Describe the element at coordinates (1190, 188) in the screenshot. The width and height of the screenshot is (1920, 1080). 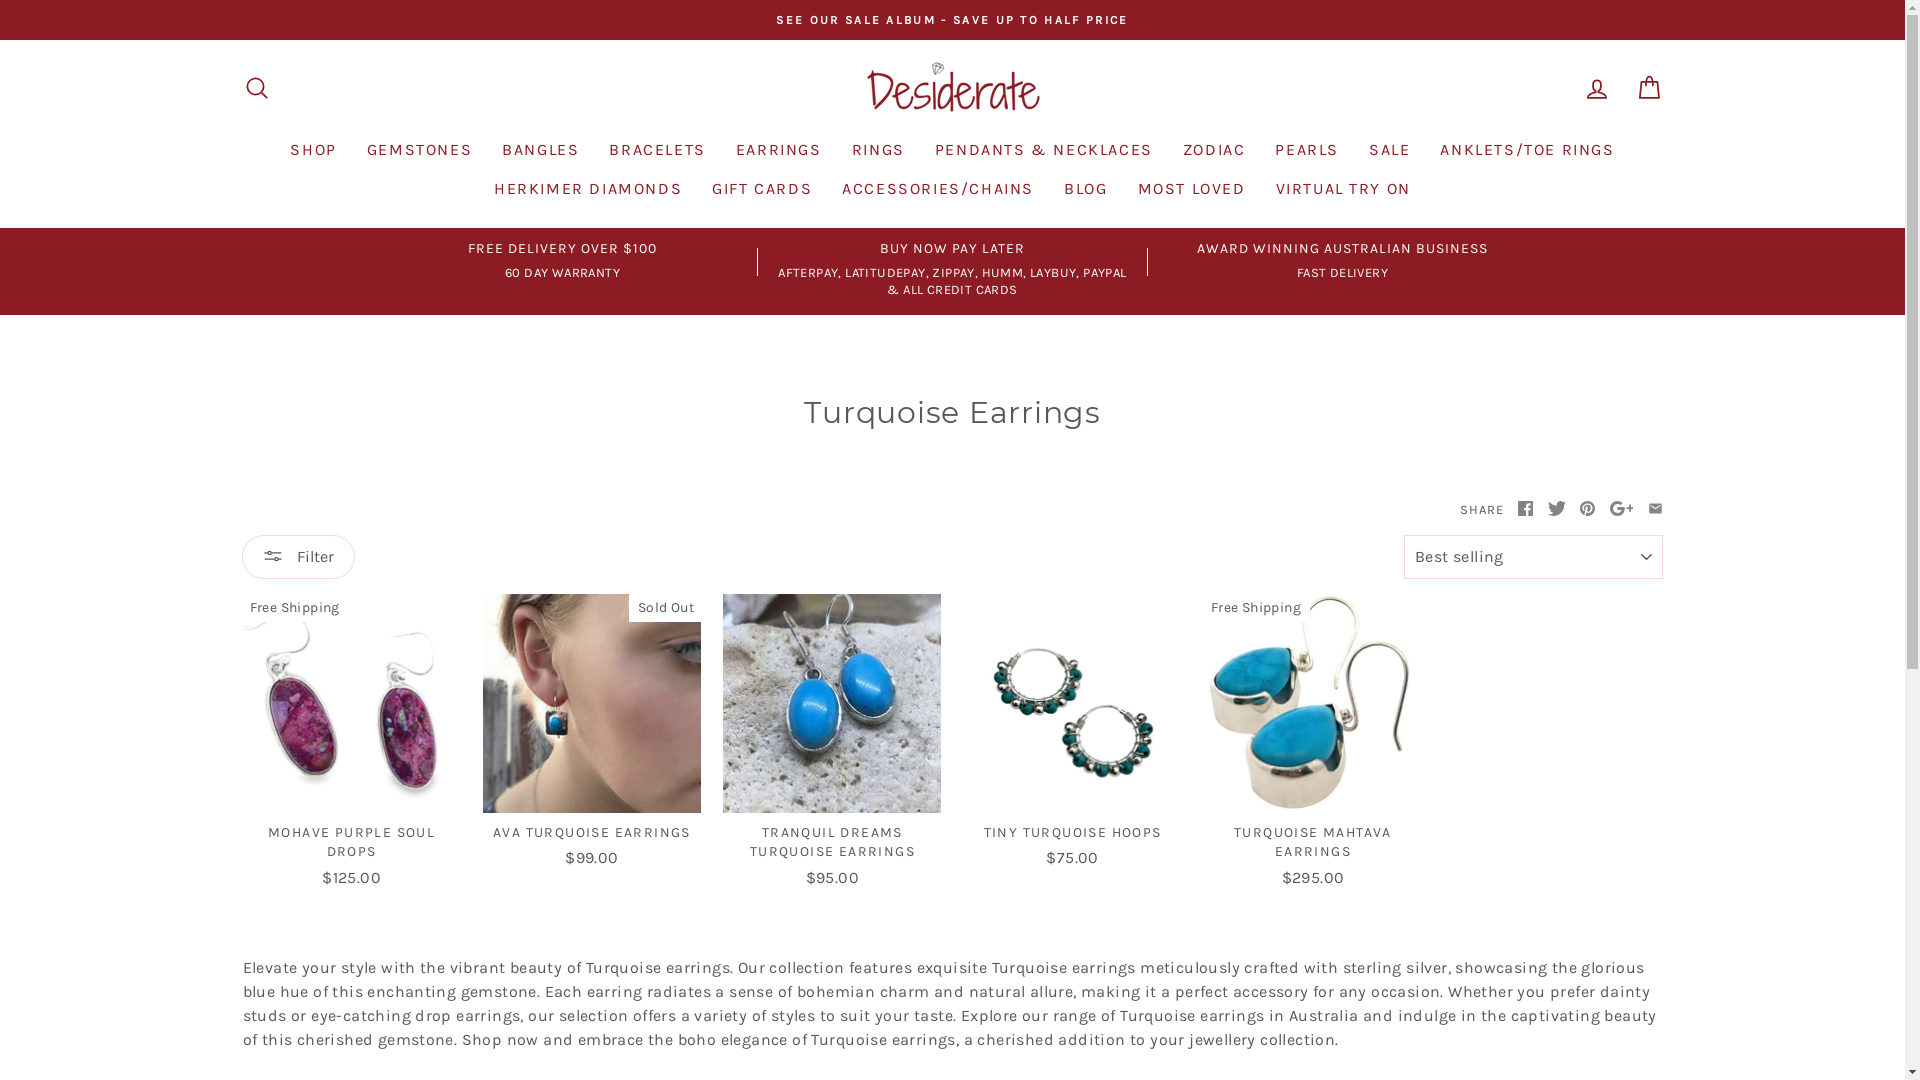
I see `'MOST LOVED'` at that location.